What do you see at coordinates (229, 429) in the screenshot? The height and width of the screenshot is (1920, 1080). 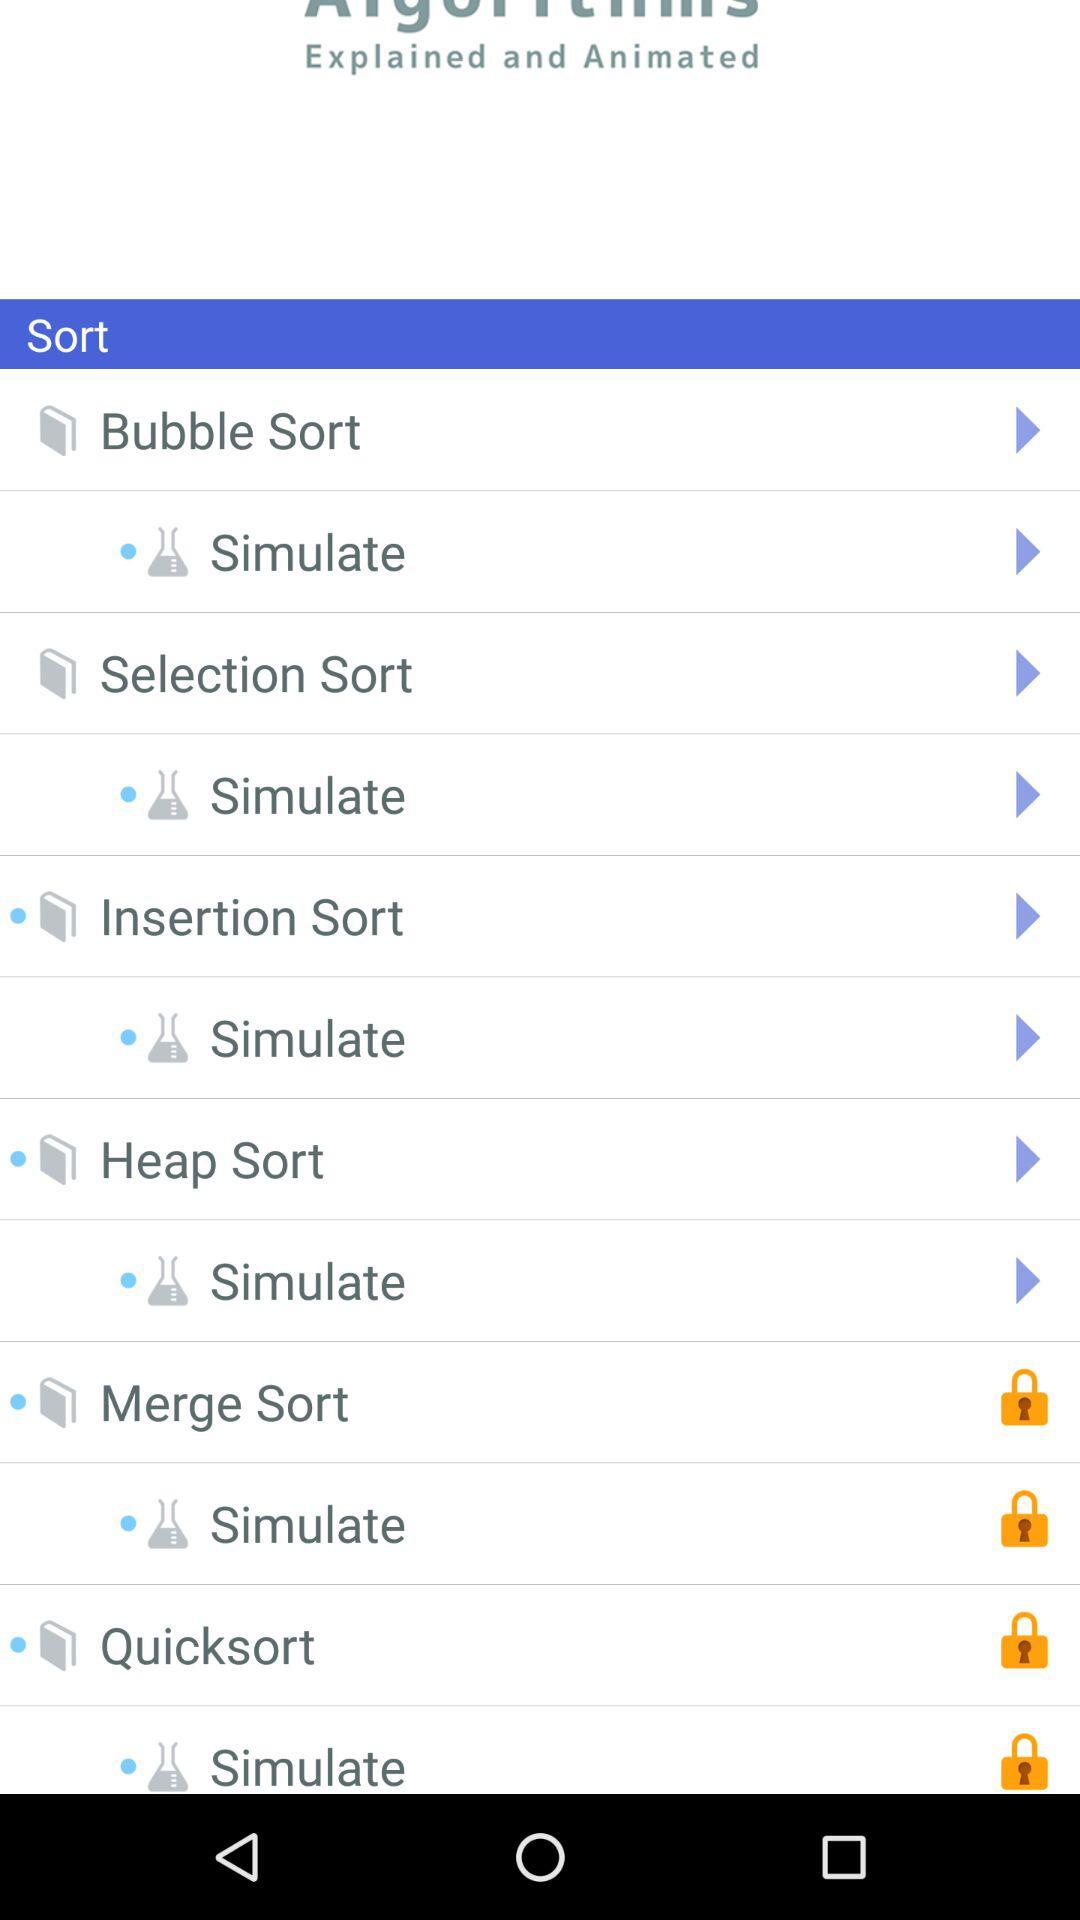 I see `the item above the simulate icon` at bounding box center [229, 429].